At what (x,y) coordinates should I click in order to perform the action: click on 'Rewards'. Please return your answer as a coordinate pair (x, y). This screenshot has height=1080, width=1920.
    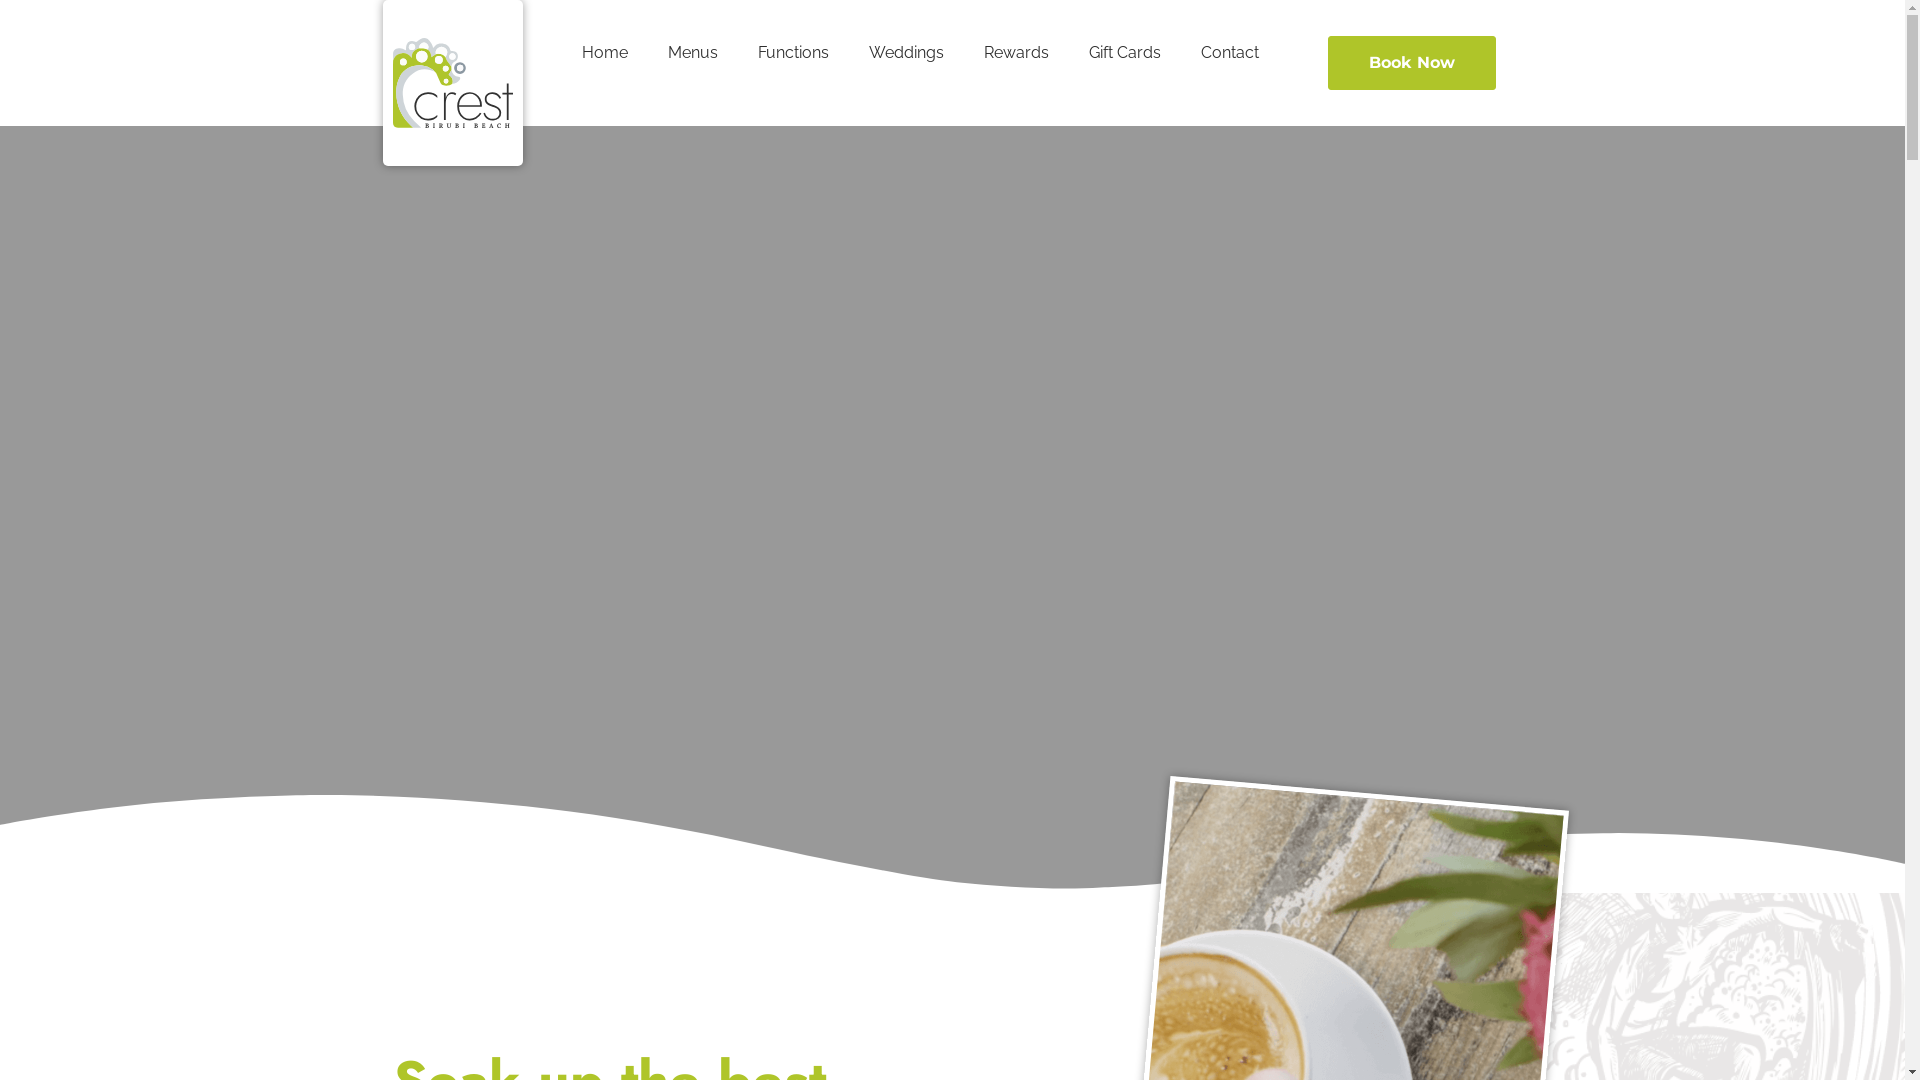
    Looking at the image, I should click on (1016, 52).